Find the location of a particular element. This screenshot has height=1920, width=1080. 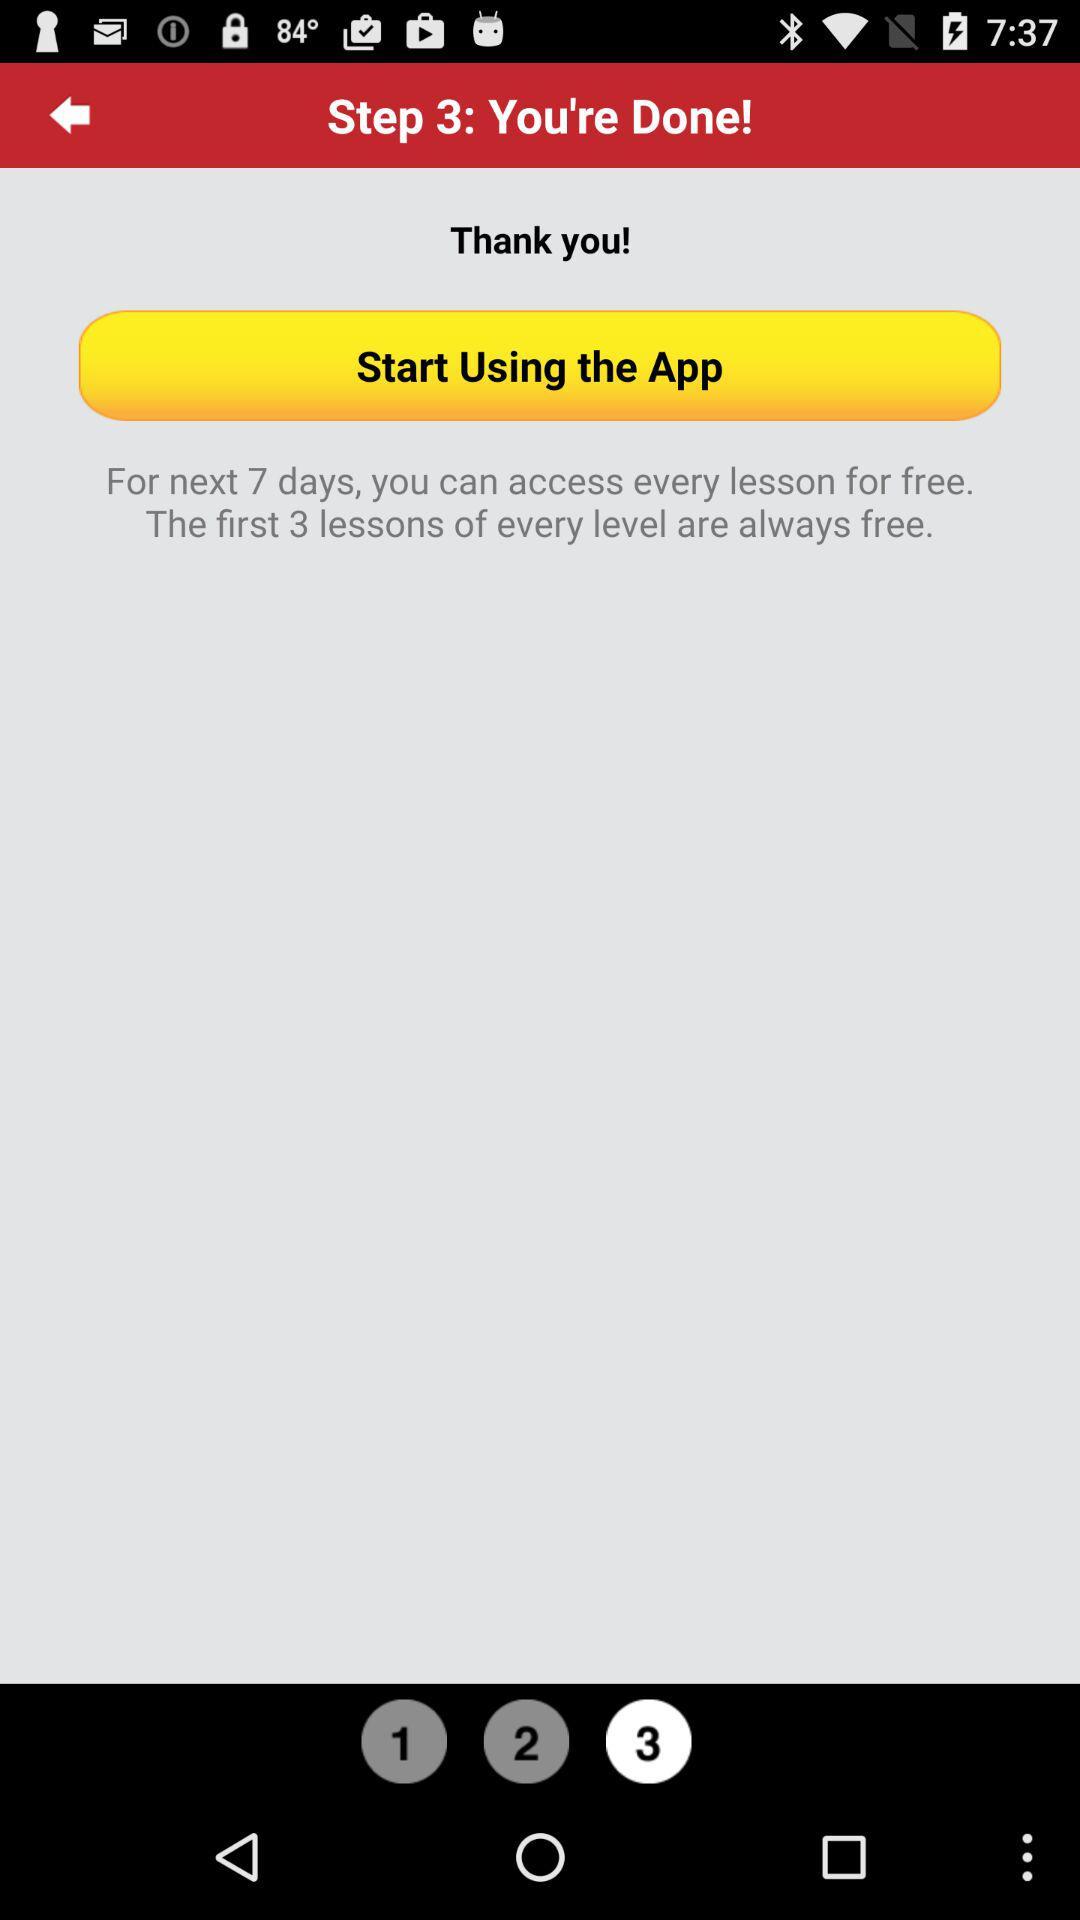

start using the item is located at coordinates (540, 365).